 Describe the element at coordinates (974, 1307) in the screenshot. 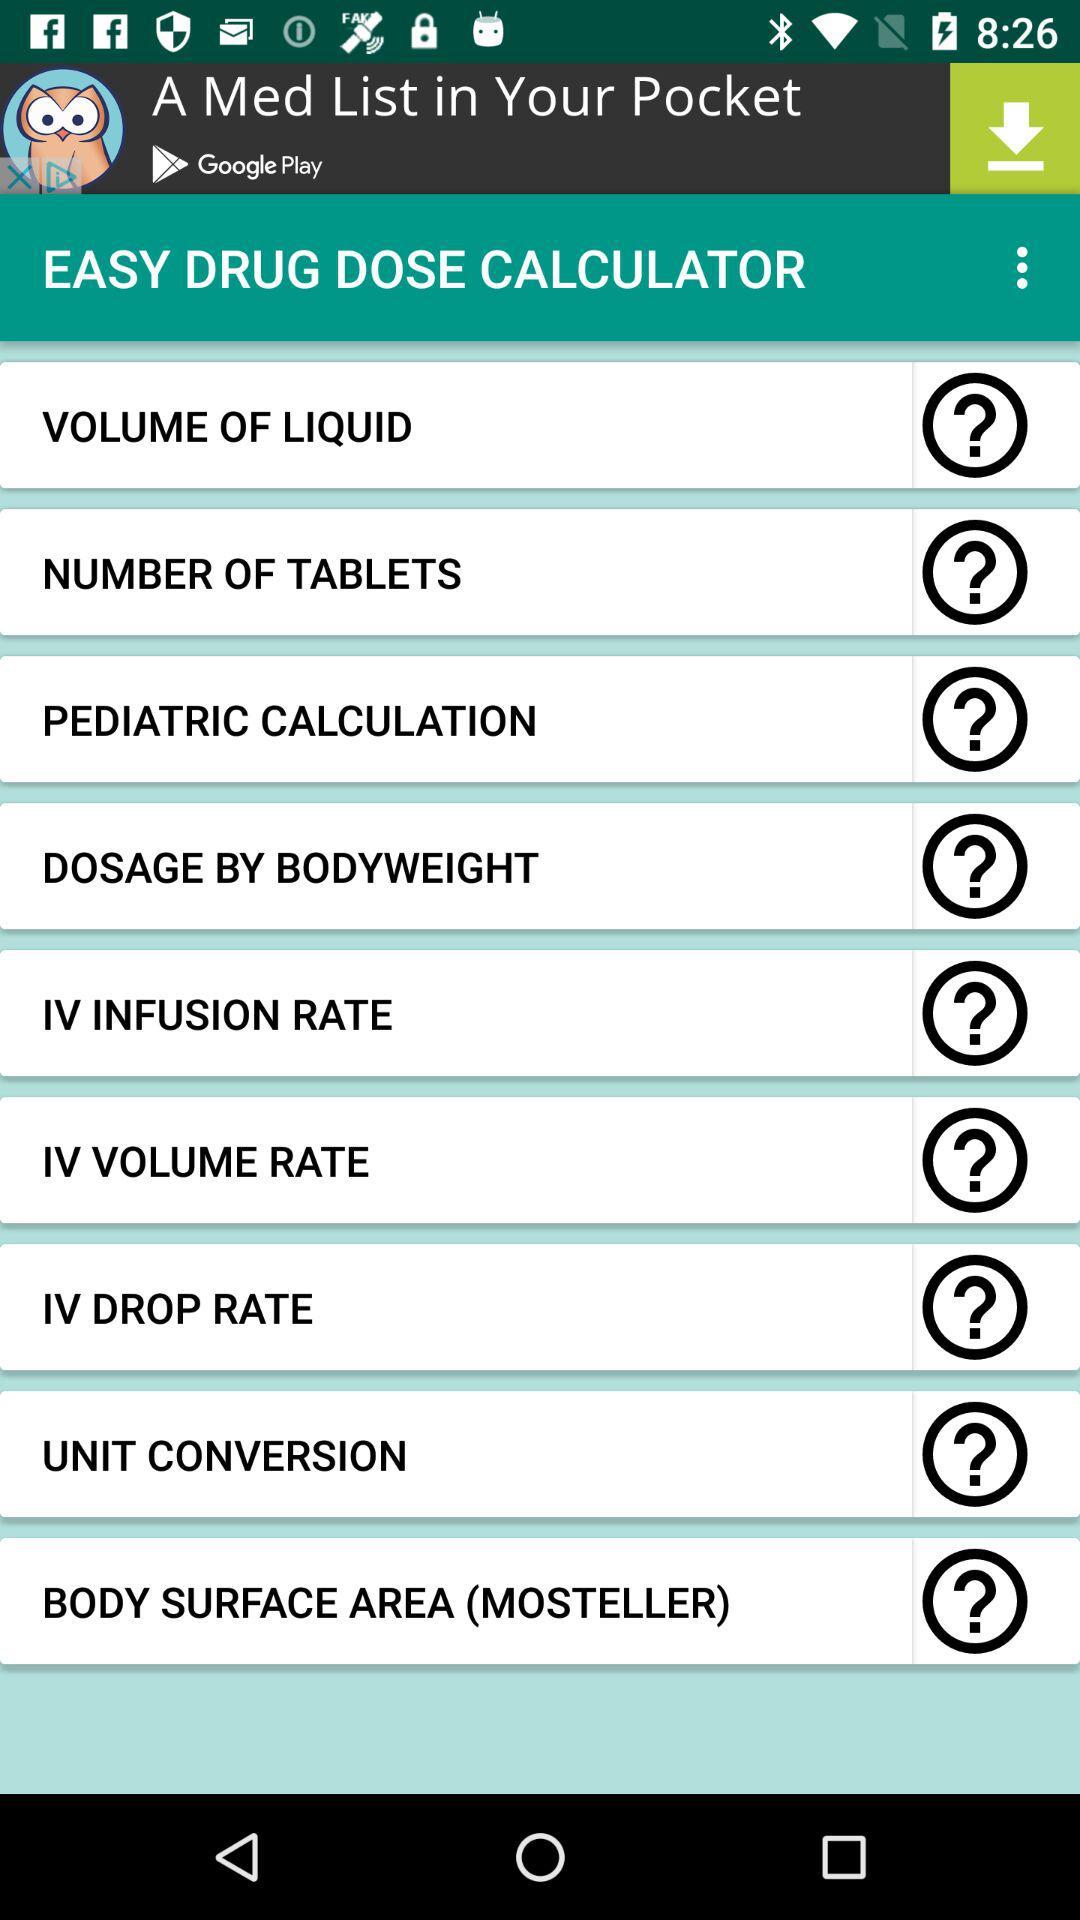

I see `question` at that location.